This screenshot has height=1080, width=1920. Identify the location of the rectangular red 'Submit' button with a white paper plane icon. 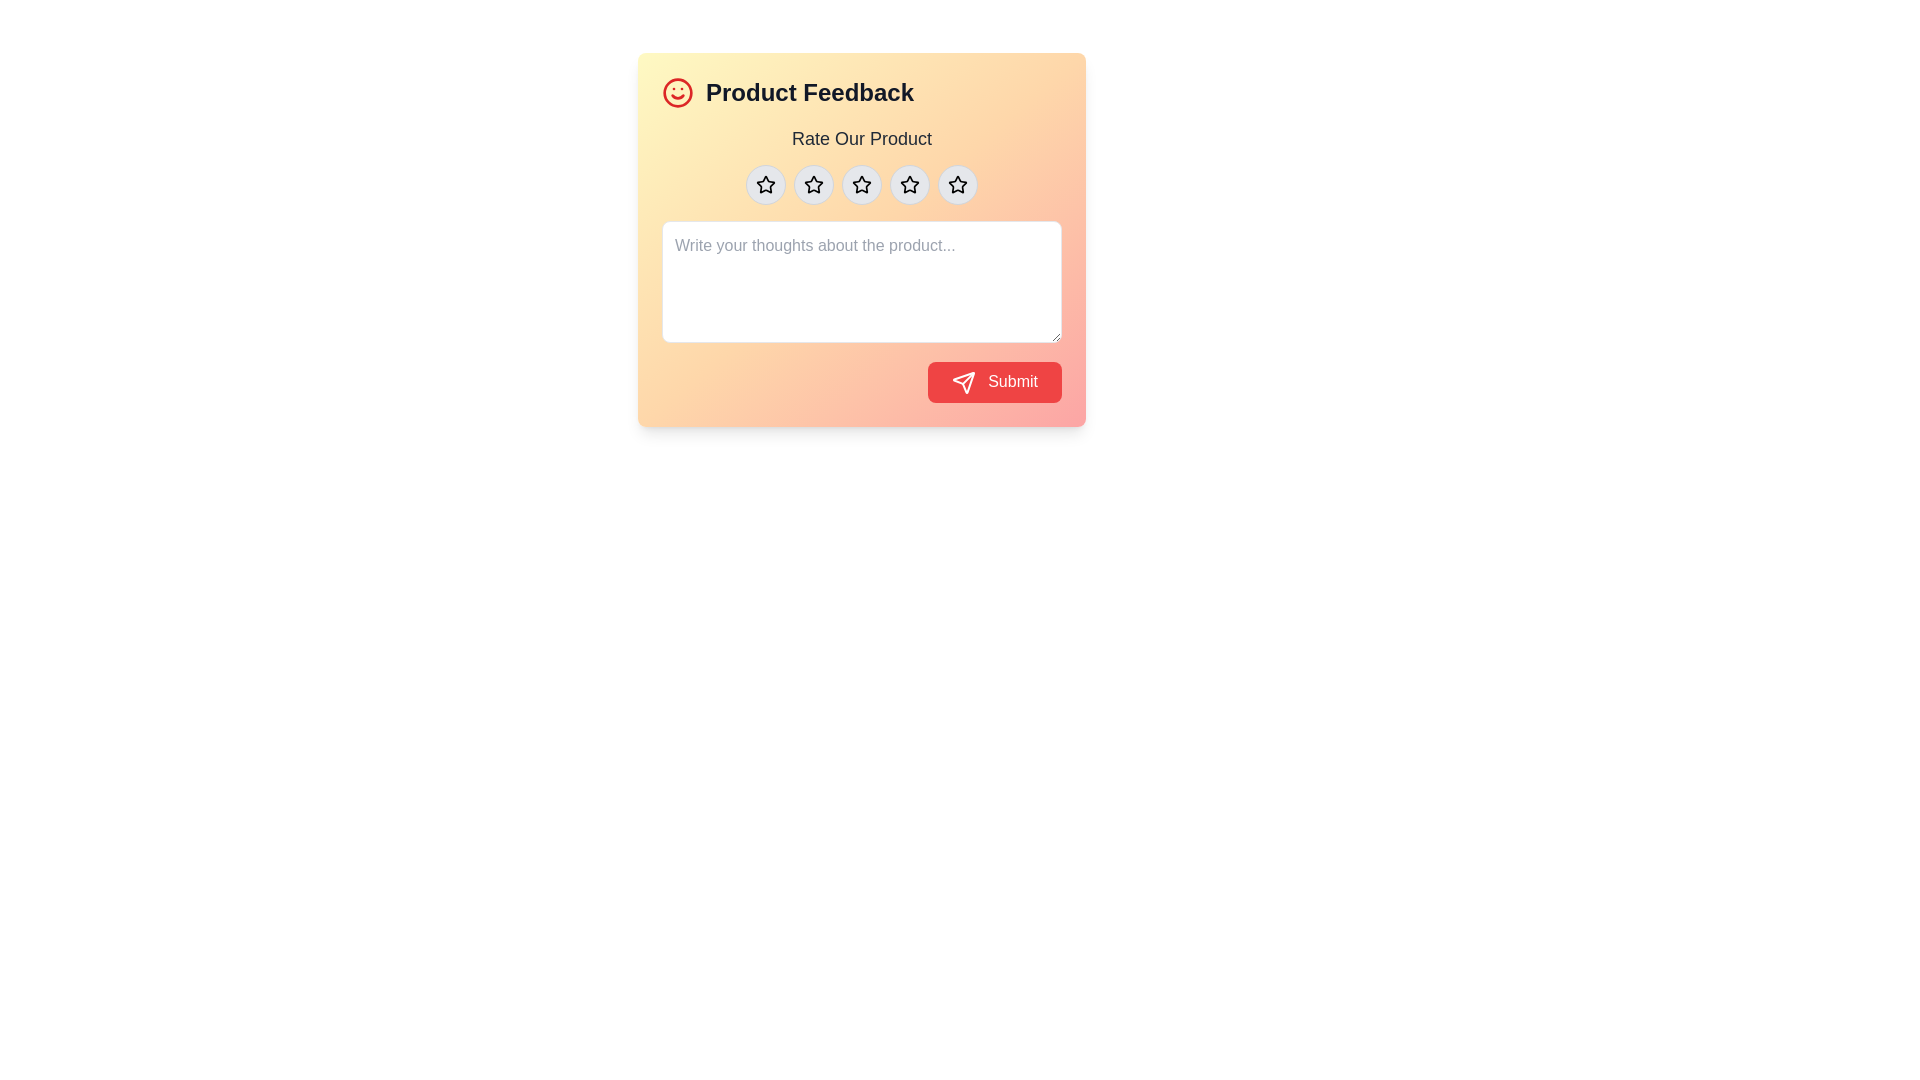
(994, 382).